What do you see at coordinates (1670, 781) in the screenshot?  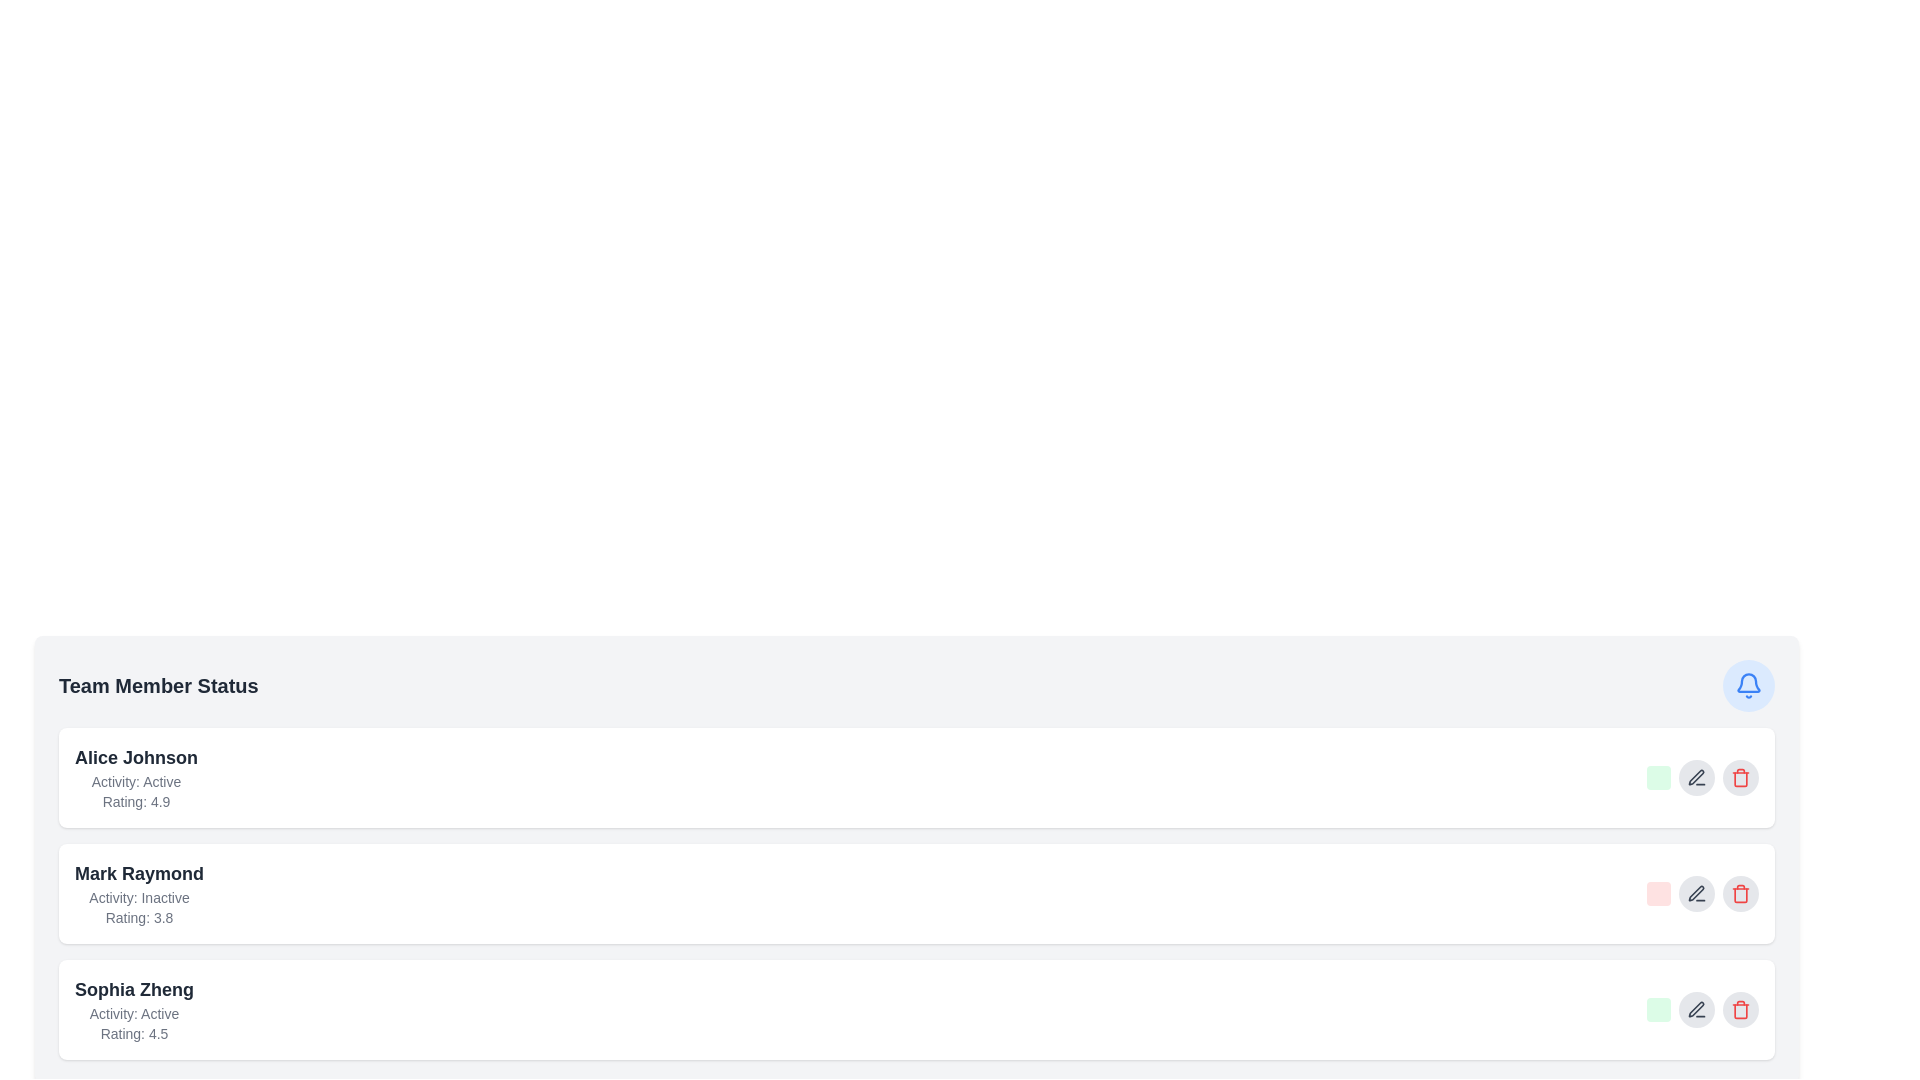 I see `the circular badge icon indicating 'Active' status, which has a green fill and a hollow center` at bounding box center [1670, 781].